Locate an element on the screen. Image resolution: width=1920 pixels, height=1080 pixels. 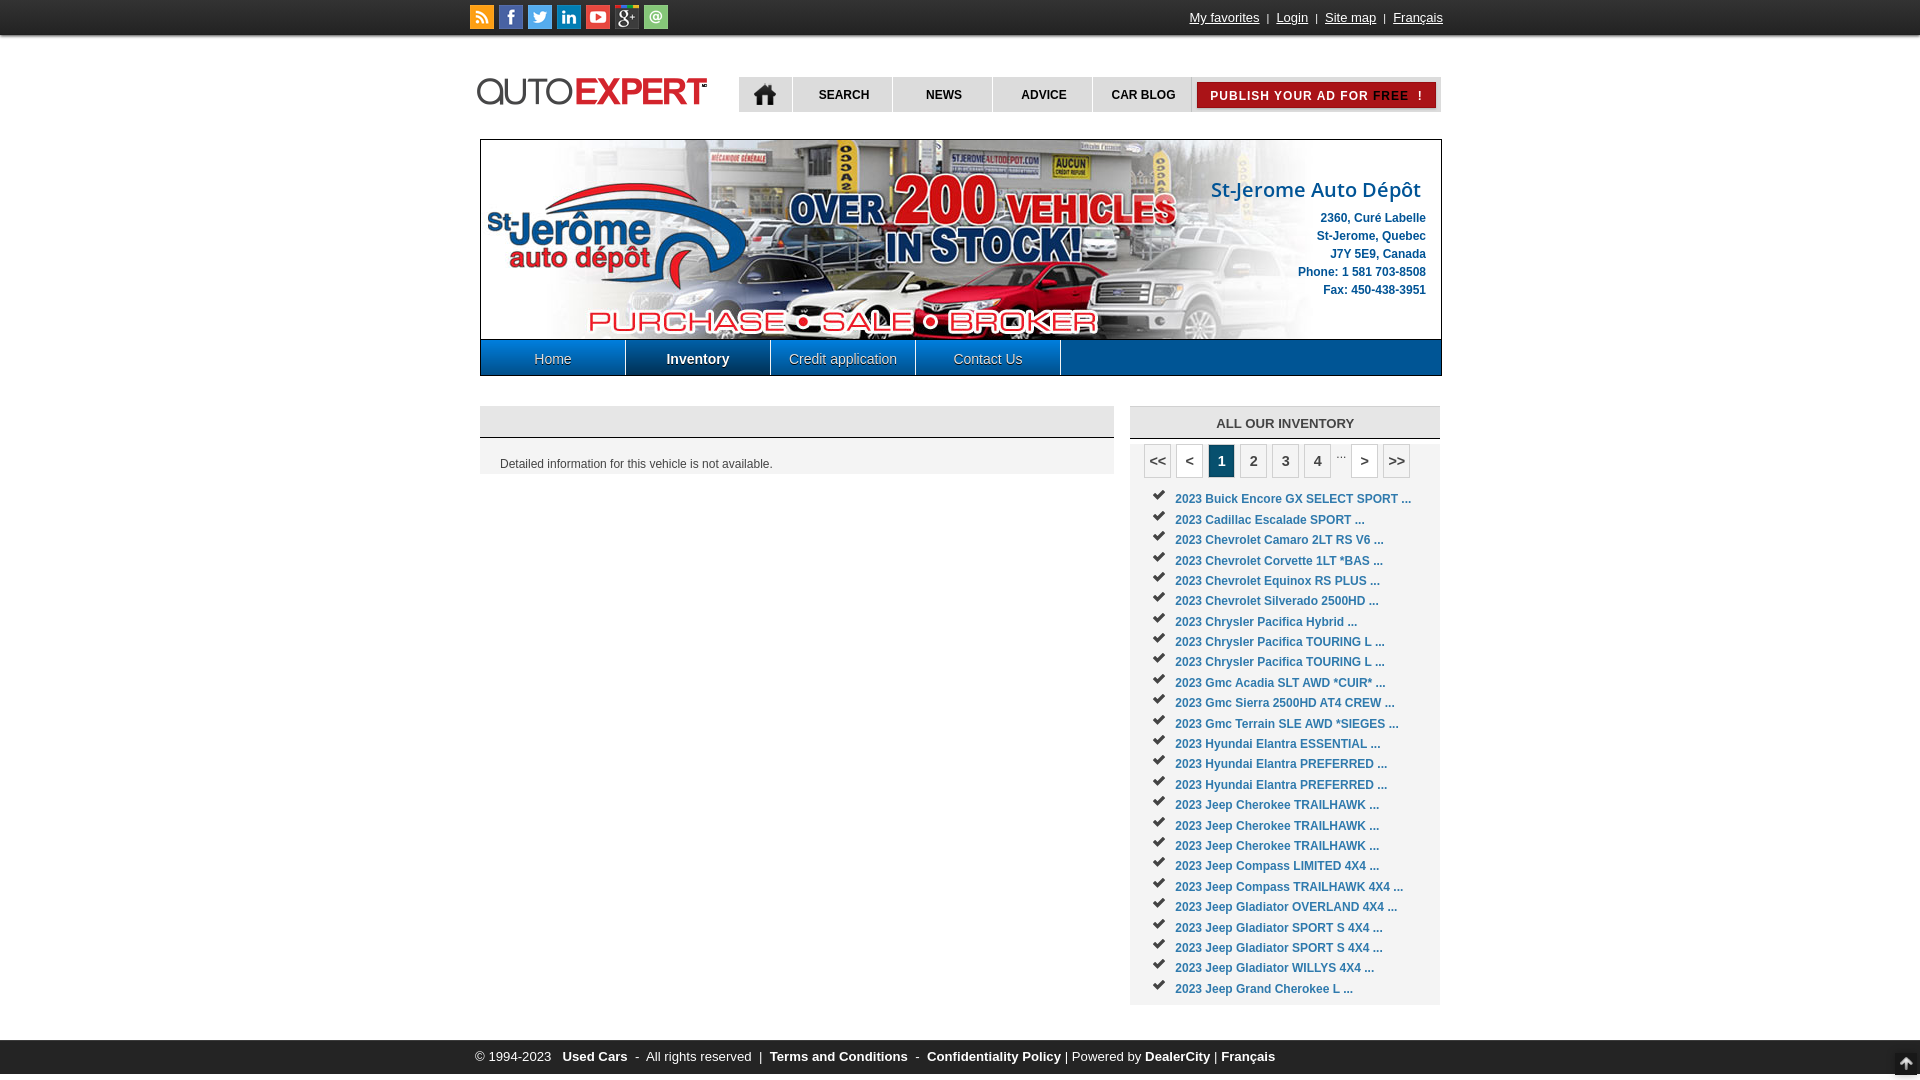
'2023 Chrysler Pacifica TOURING L ...' is located at coordinates (1280, 641).